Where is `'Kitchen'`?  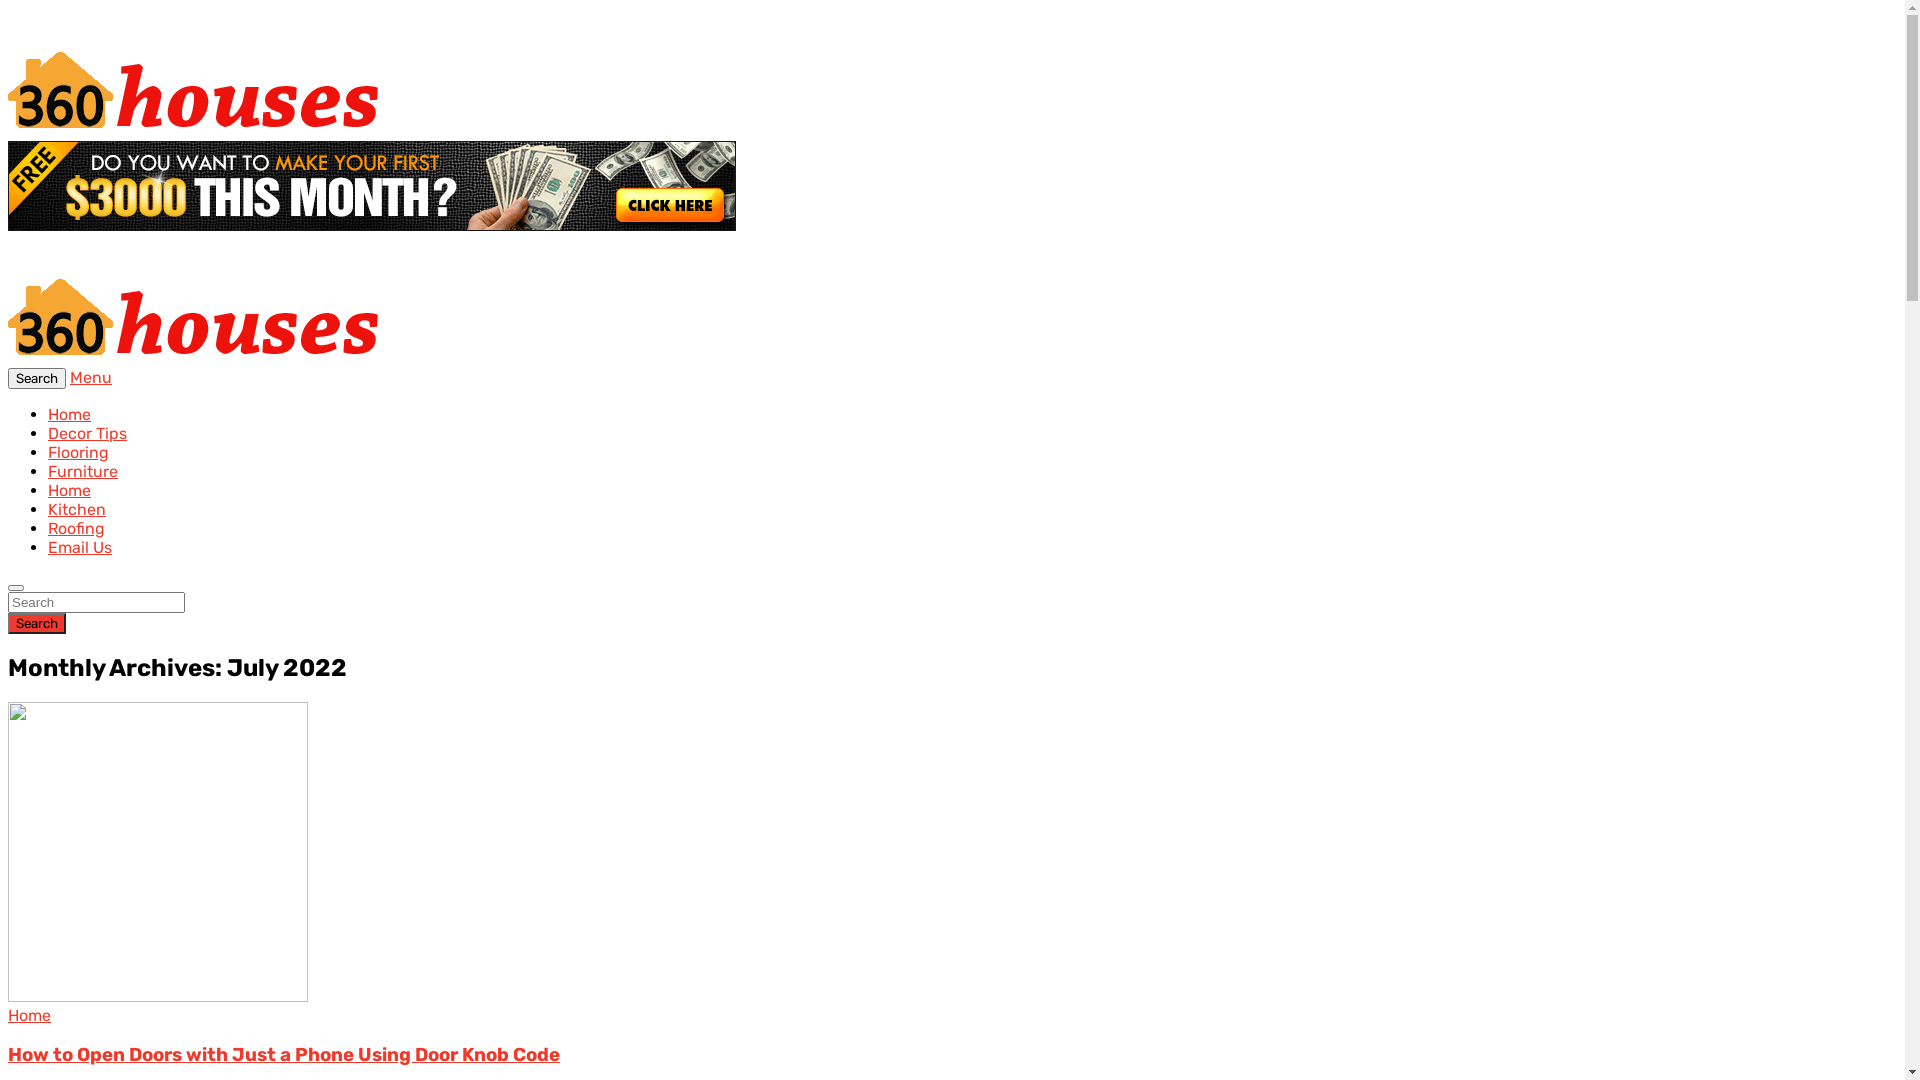 'Kitchen' is located at coordinates (76, 508).